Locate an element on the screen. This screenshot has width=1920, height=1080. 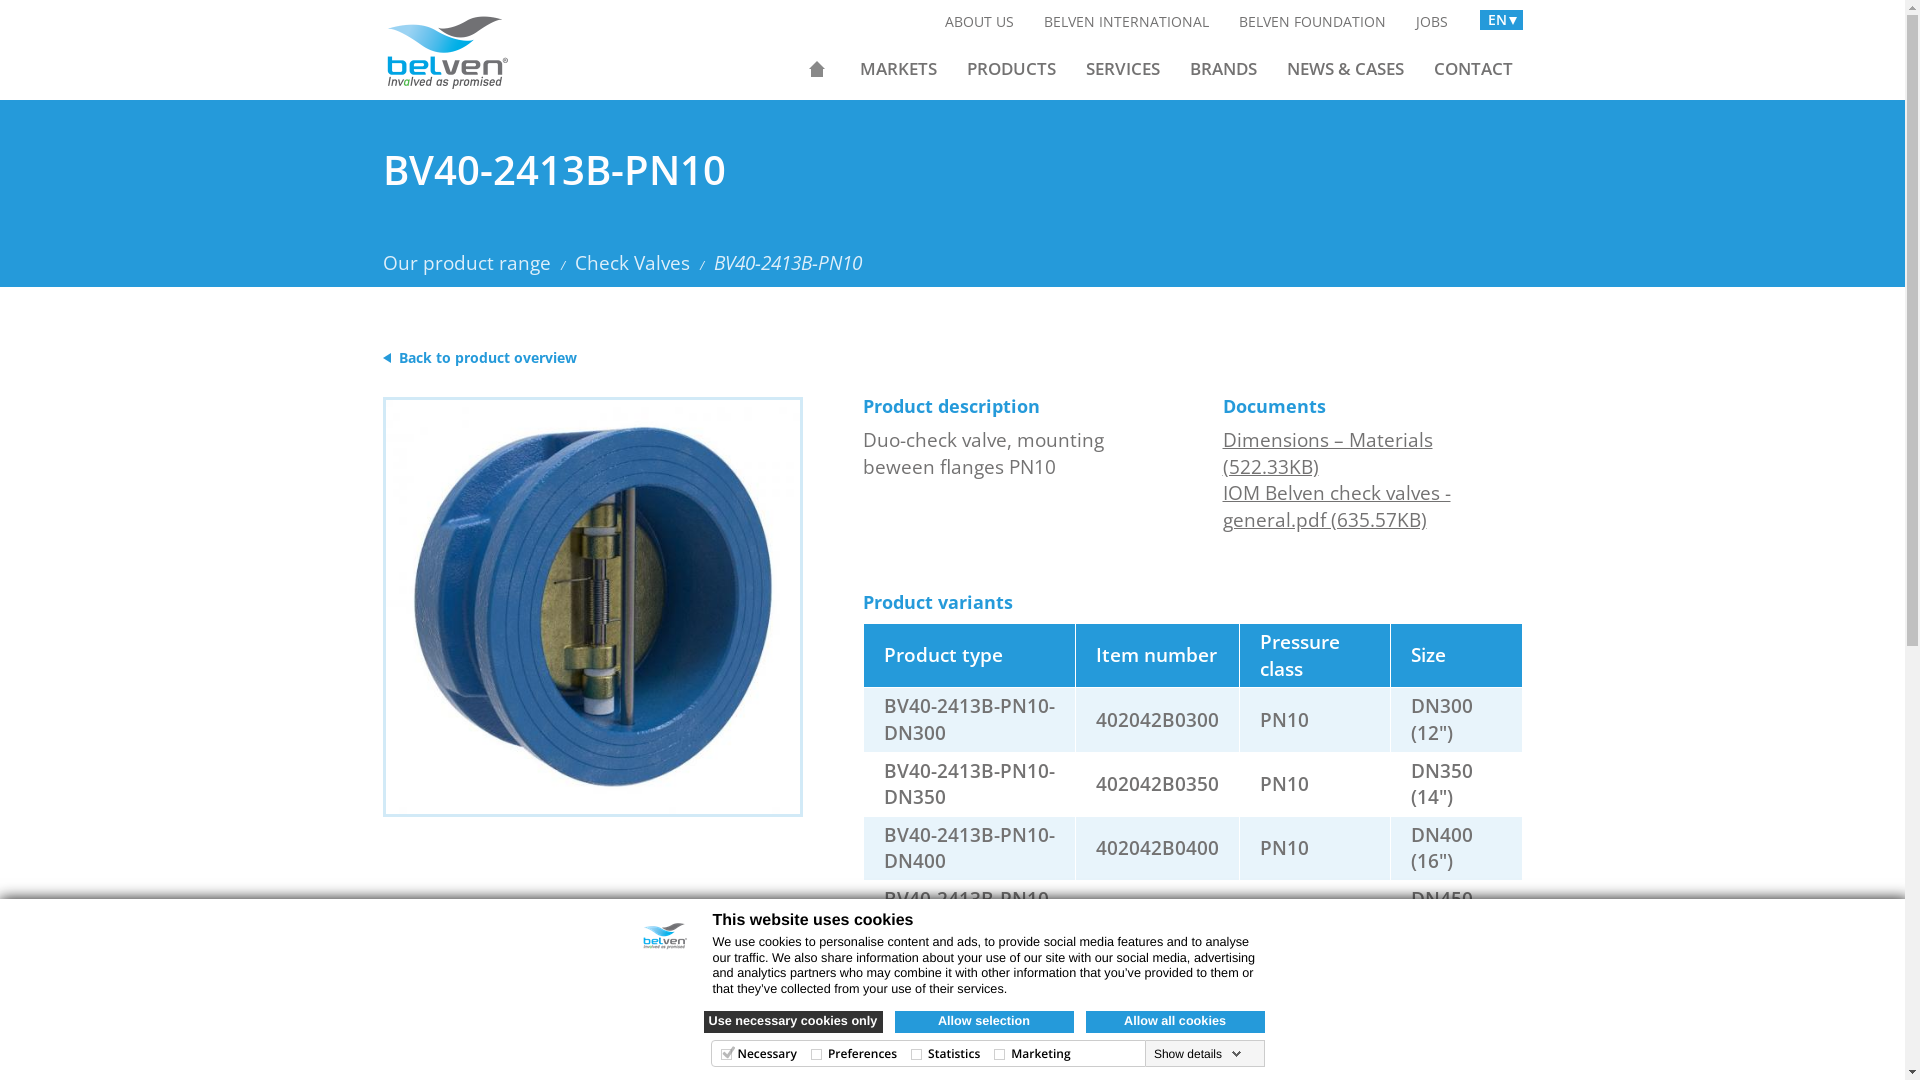
'Allow selection' is located at coordinates (983, 1022).